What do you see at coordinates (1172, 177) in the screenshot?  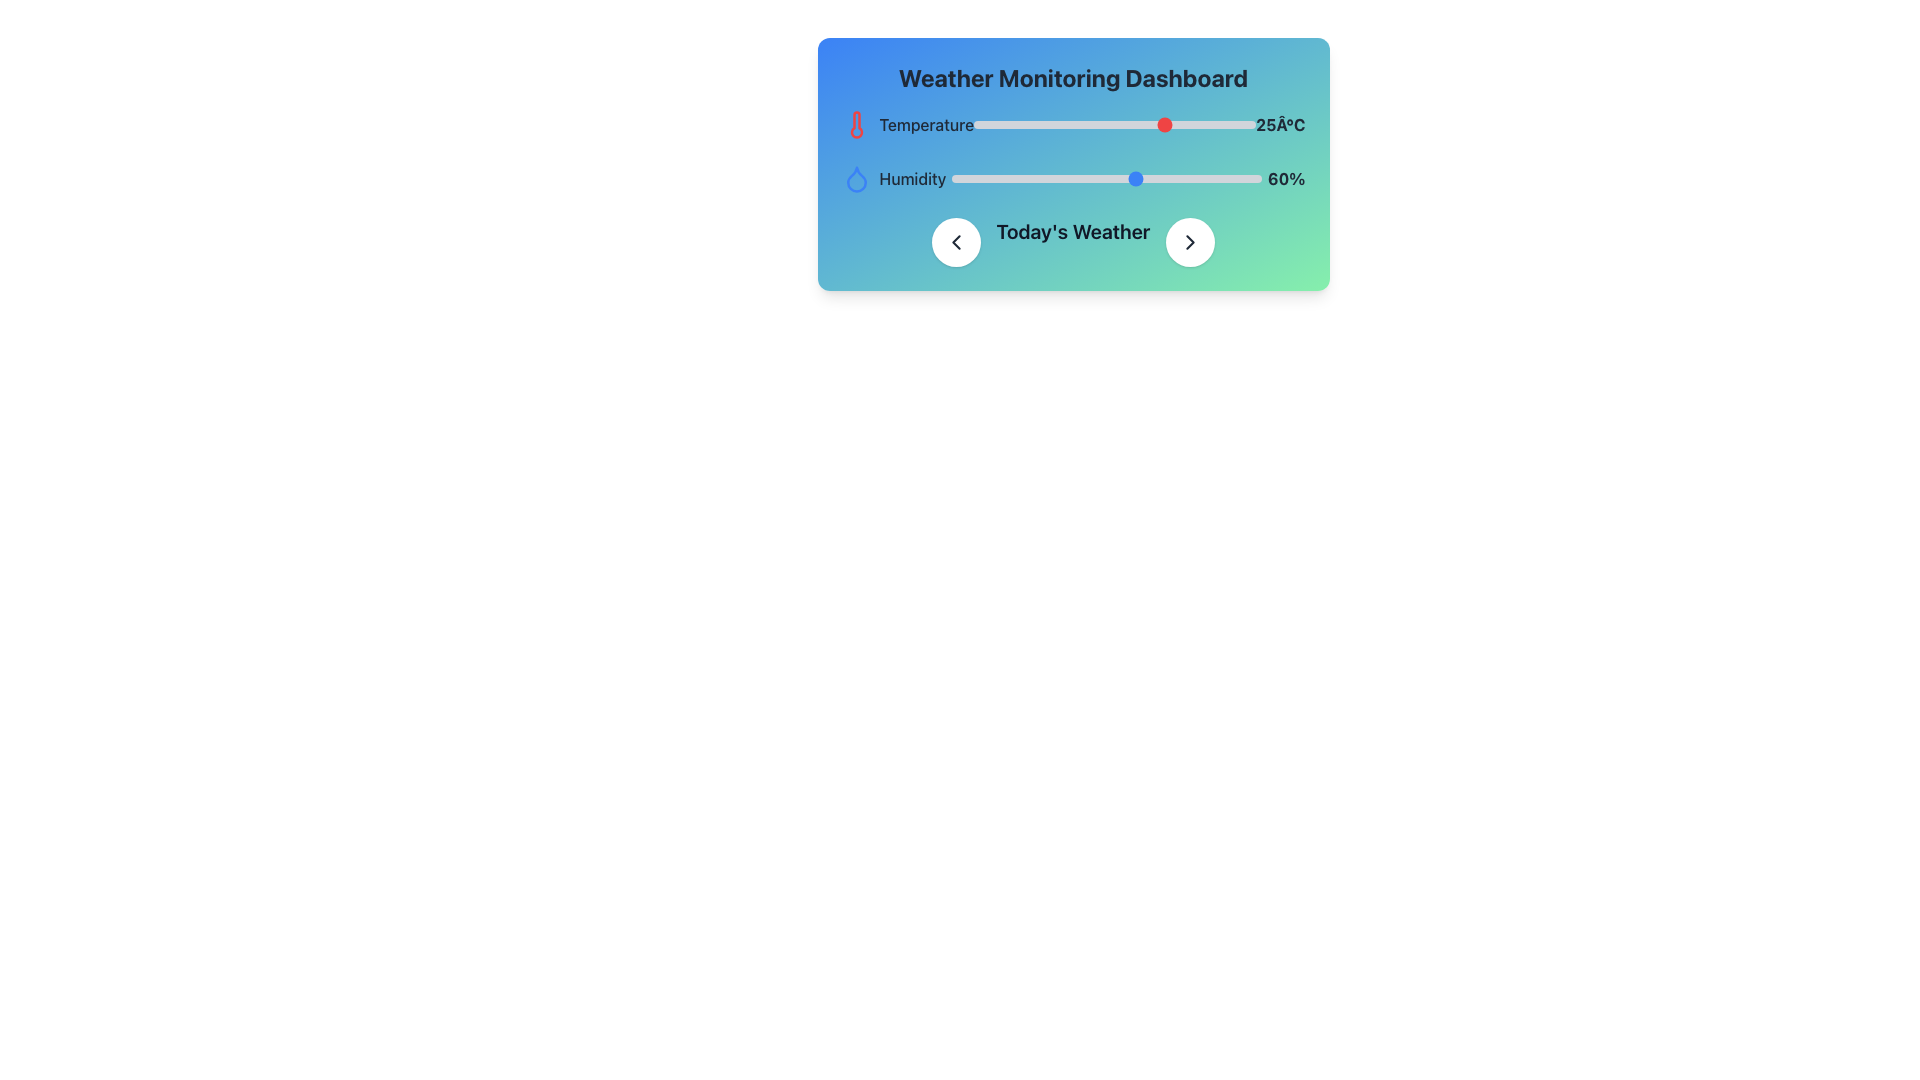 I see `humidity` at bounding box center [1172, 177].